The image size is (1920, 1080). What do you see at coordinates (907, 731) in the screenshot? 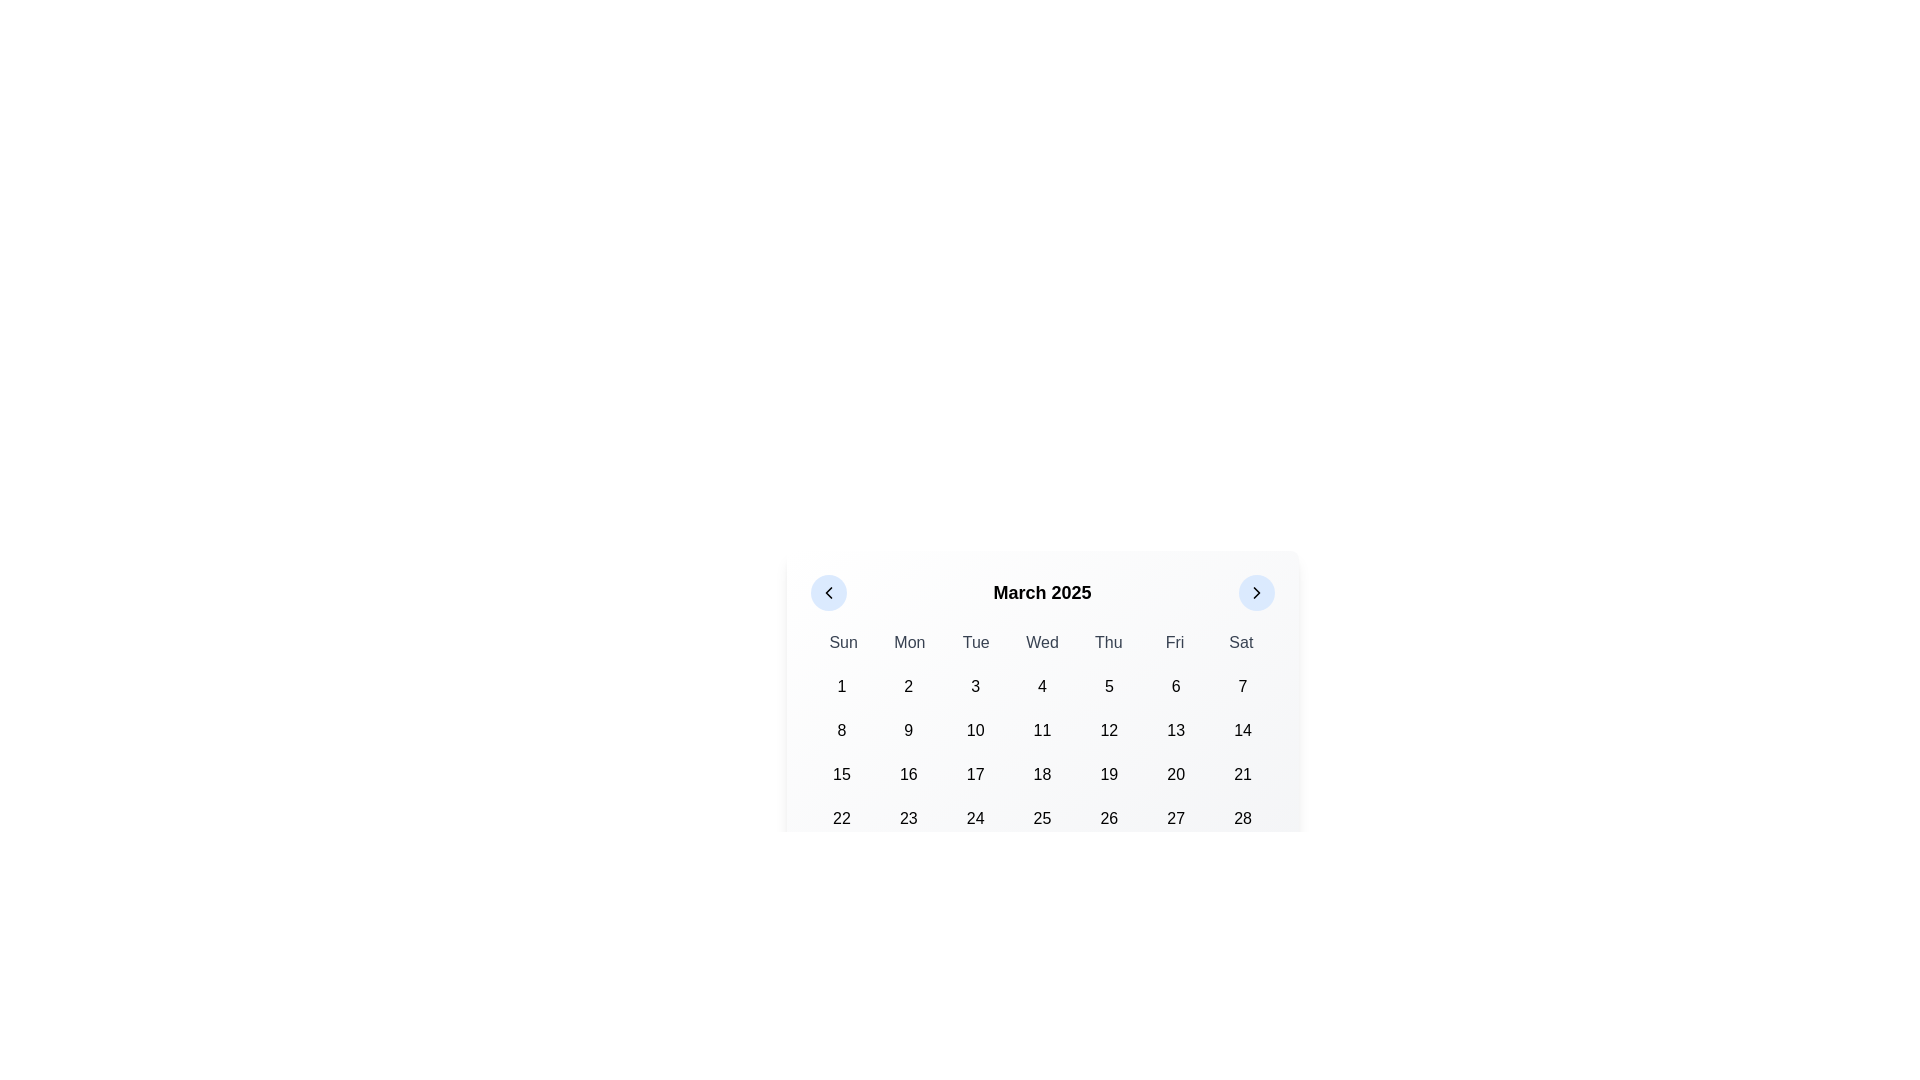
I see `the rounded rectangular button labeled '9' in the calendar layout` at bounding box center [907, 731].